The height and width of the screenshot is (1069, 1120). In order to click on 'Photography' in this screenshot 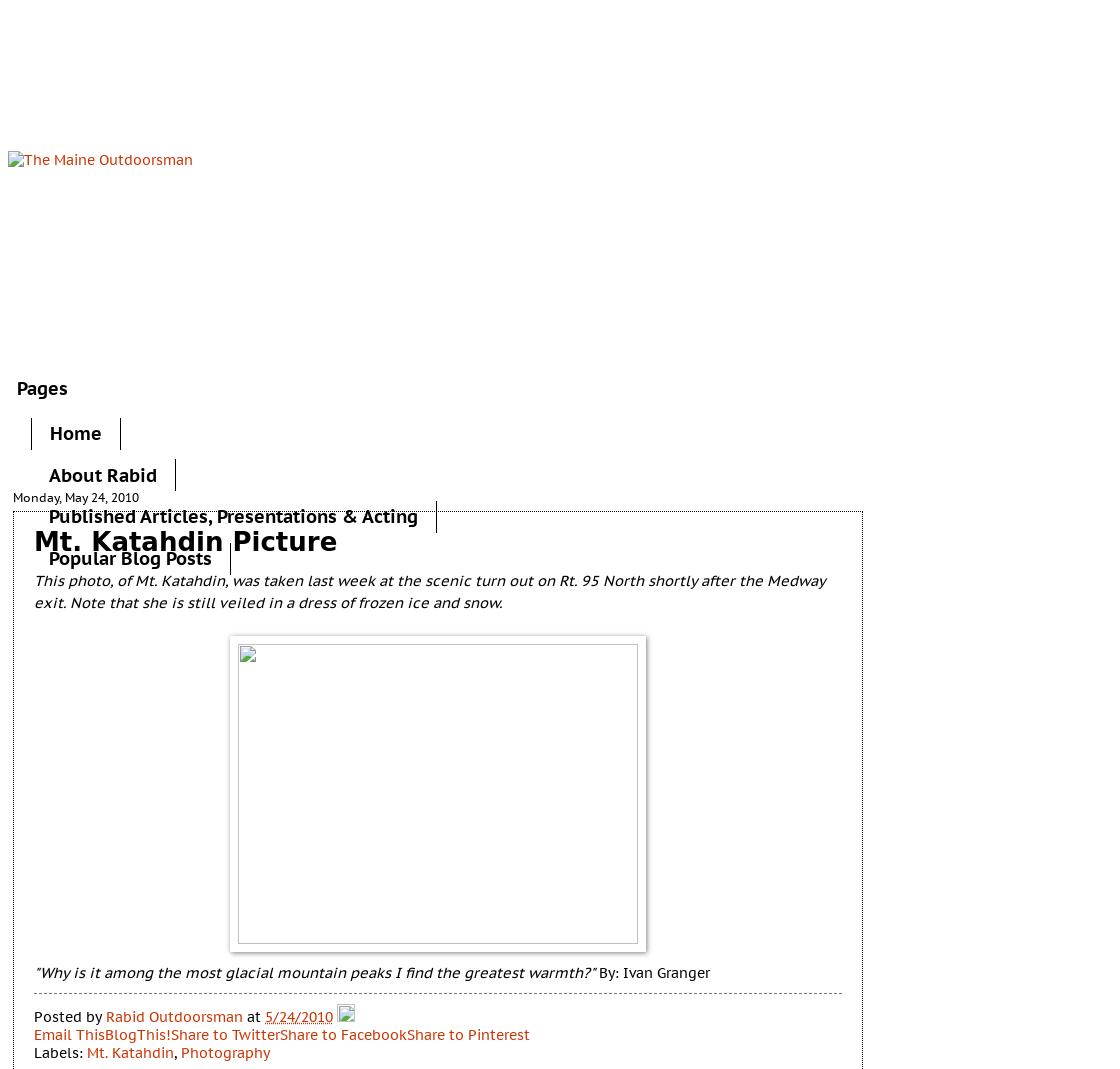, I will do `click(180, 1052)`.